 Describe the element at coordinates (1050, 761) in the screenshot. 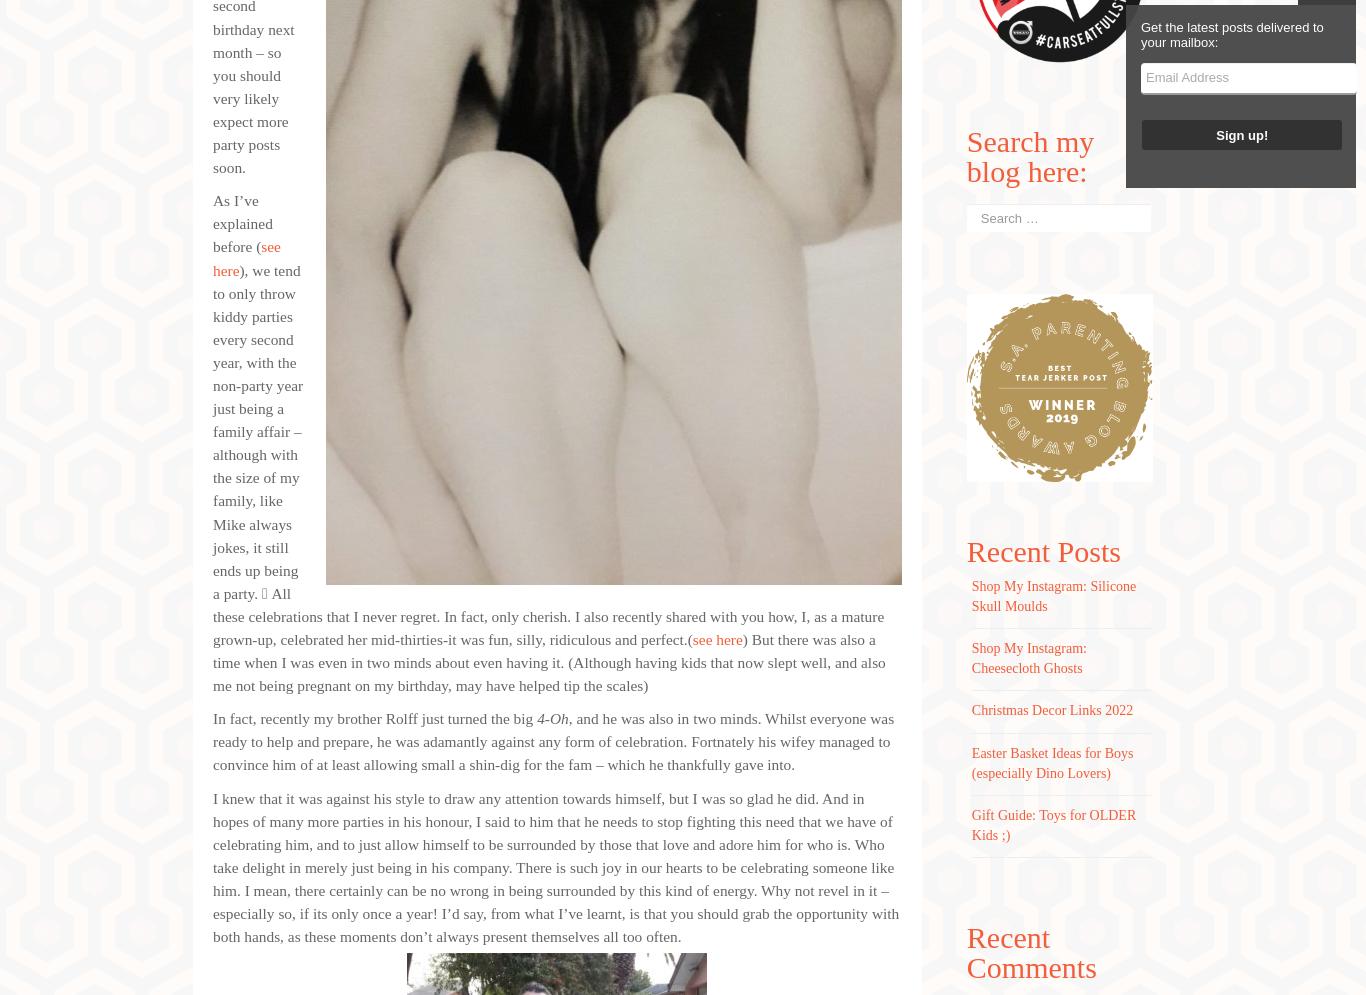

I see `'Easter Basket Ideas for Boys (especially Dino Lovers)'` at that location.